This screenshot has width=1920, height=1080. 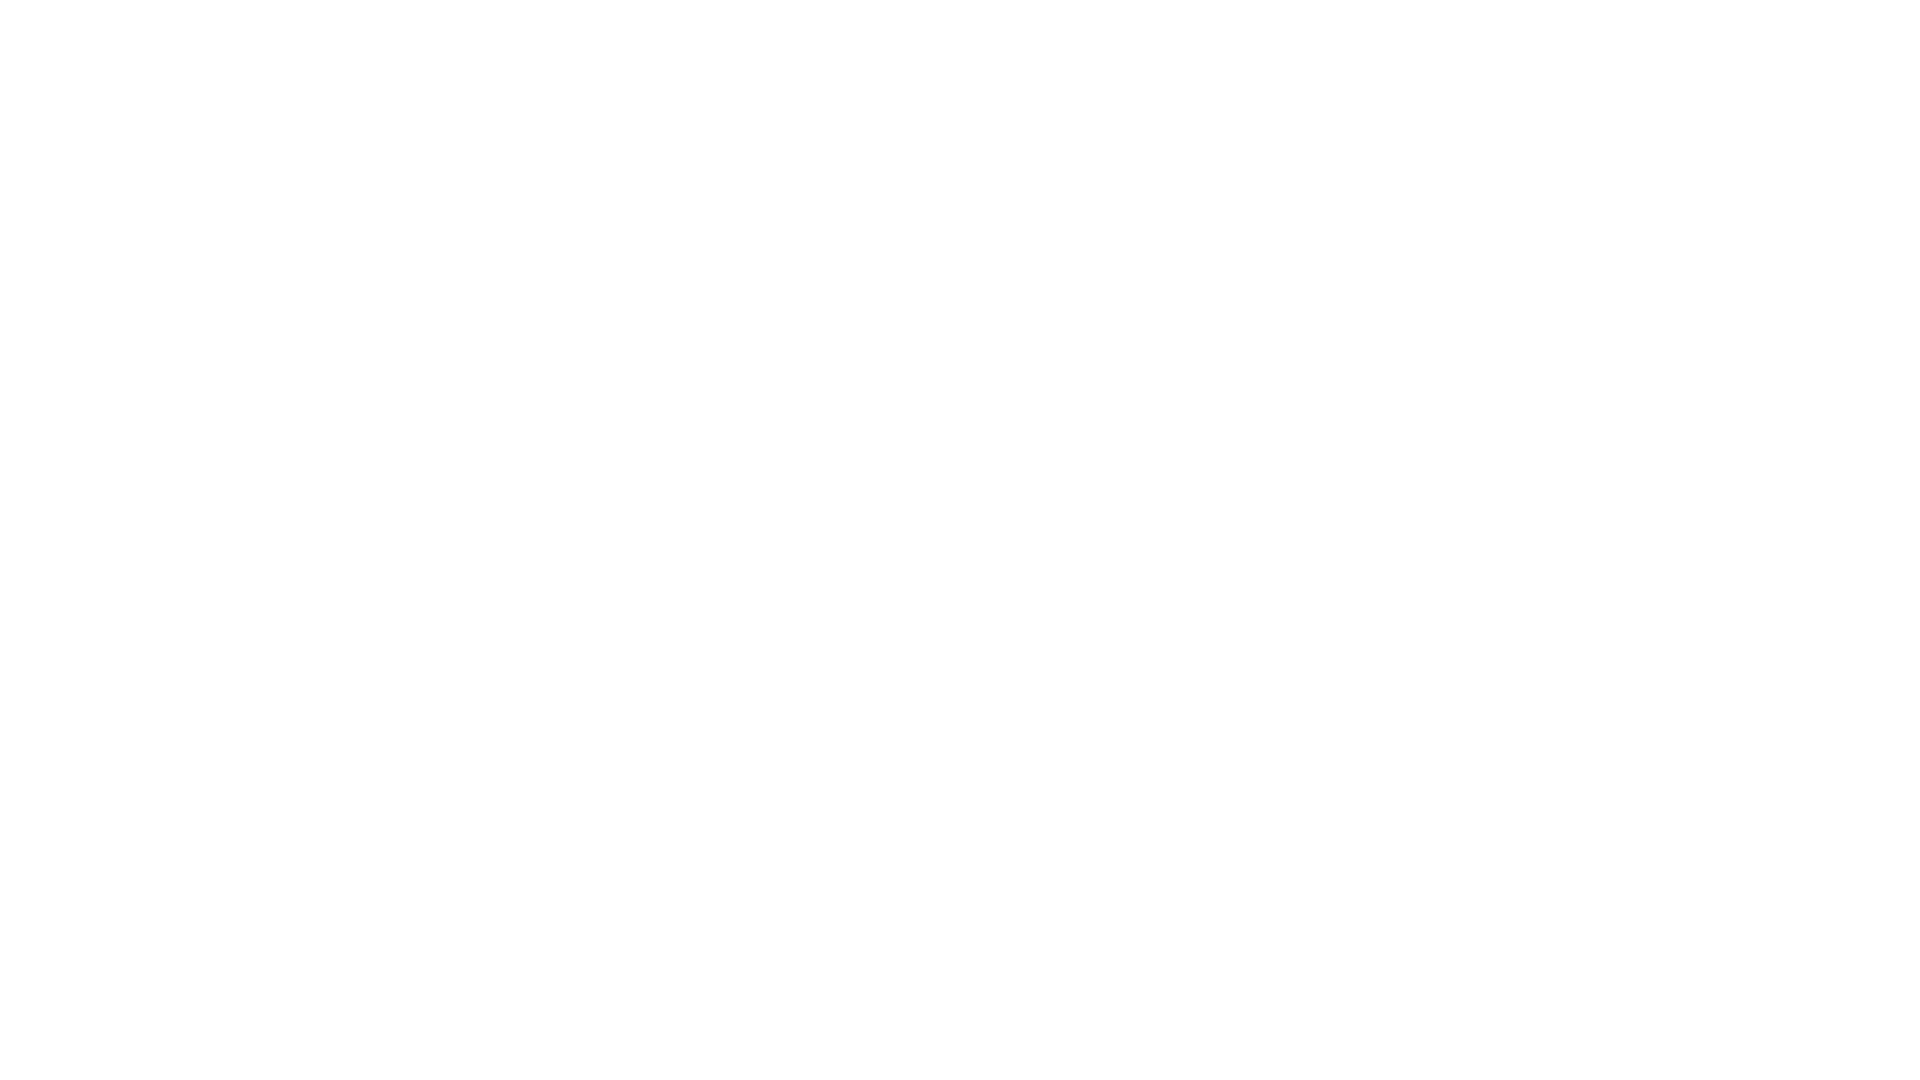 I want to click on Datova schranka Datova schranka Vyuzijte prihlasovaci udaje do vasi datove schranky, so click(x=685, y=555).